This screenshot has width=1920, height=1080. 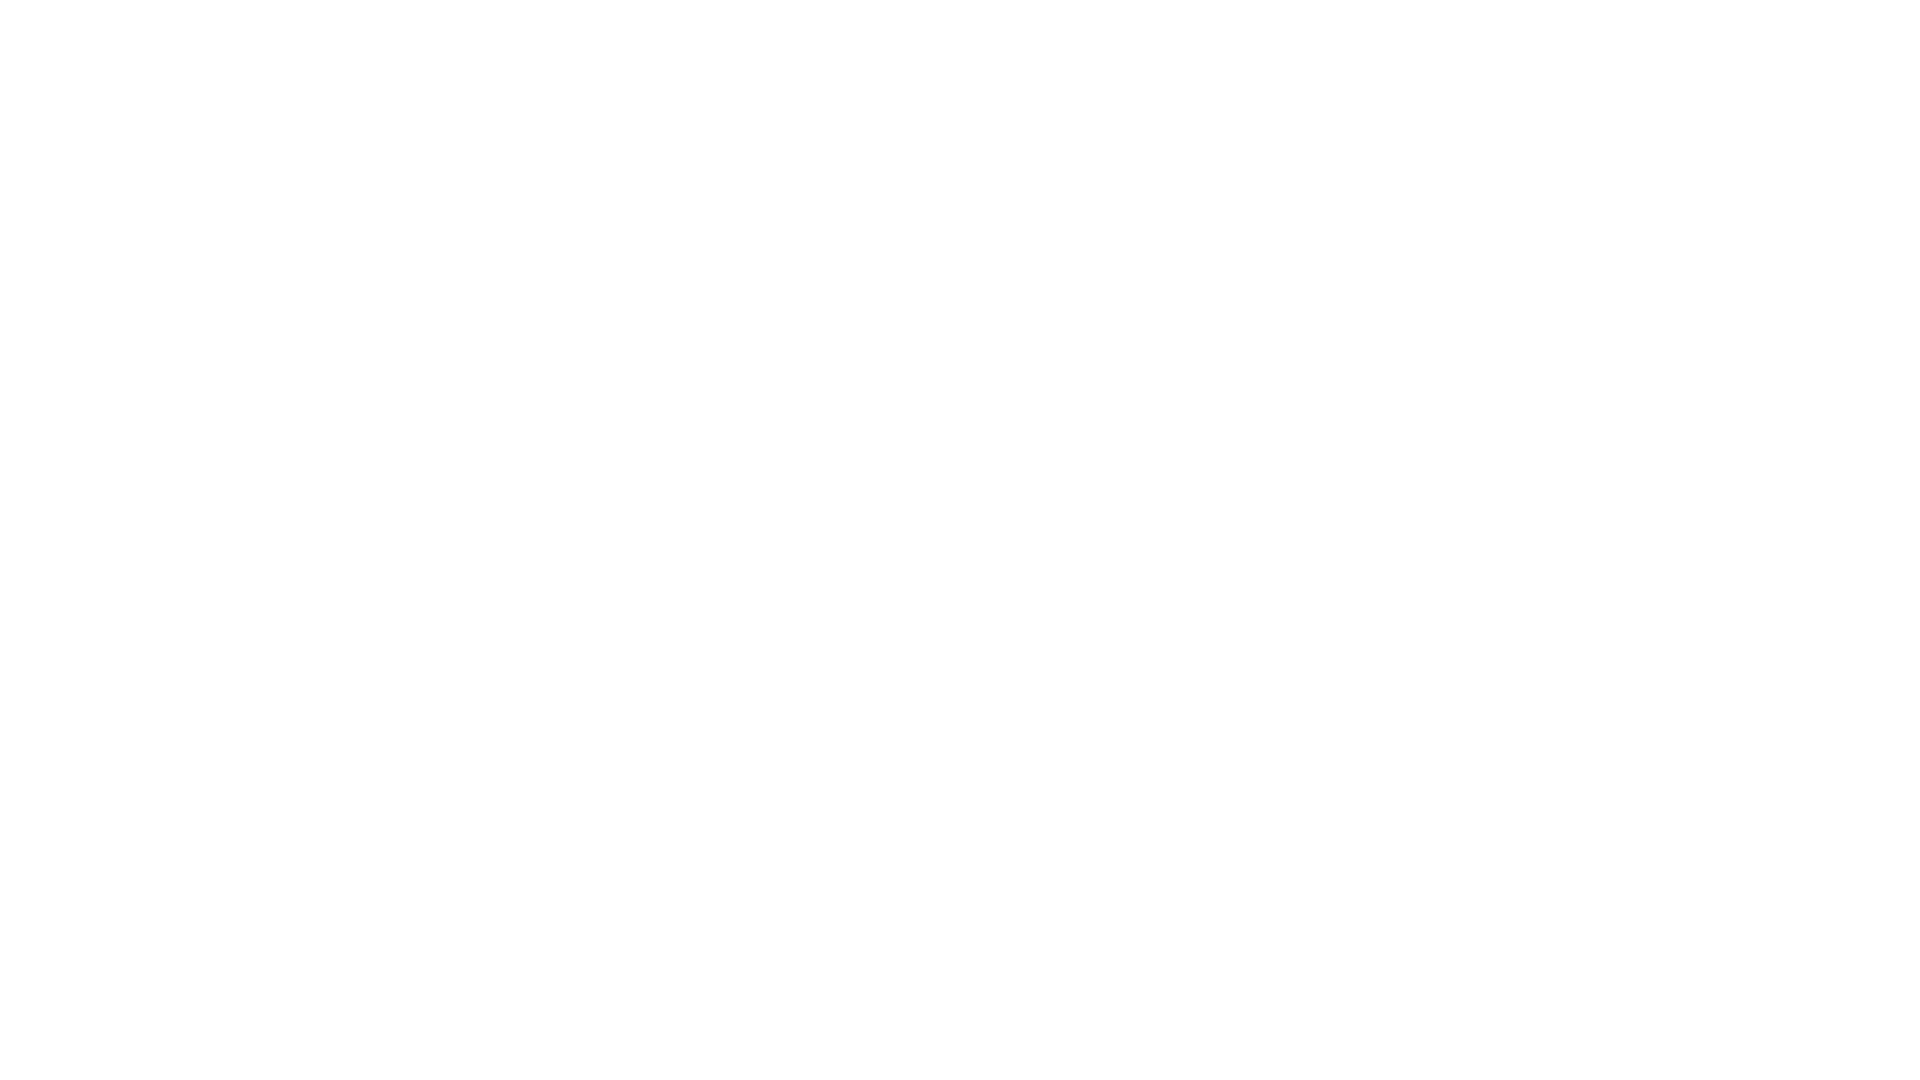 I want to click on Datova schranka Datova schranka Vyuzijte prihlasovaci udaje do vasi datove schranky, so click(x=685, y=555).